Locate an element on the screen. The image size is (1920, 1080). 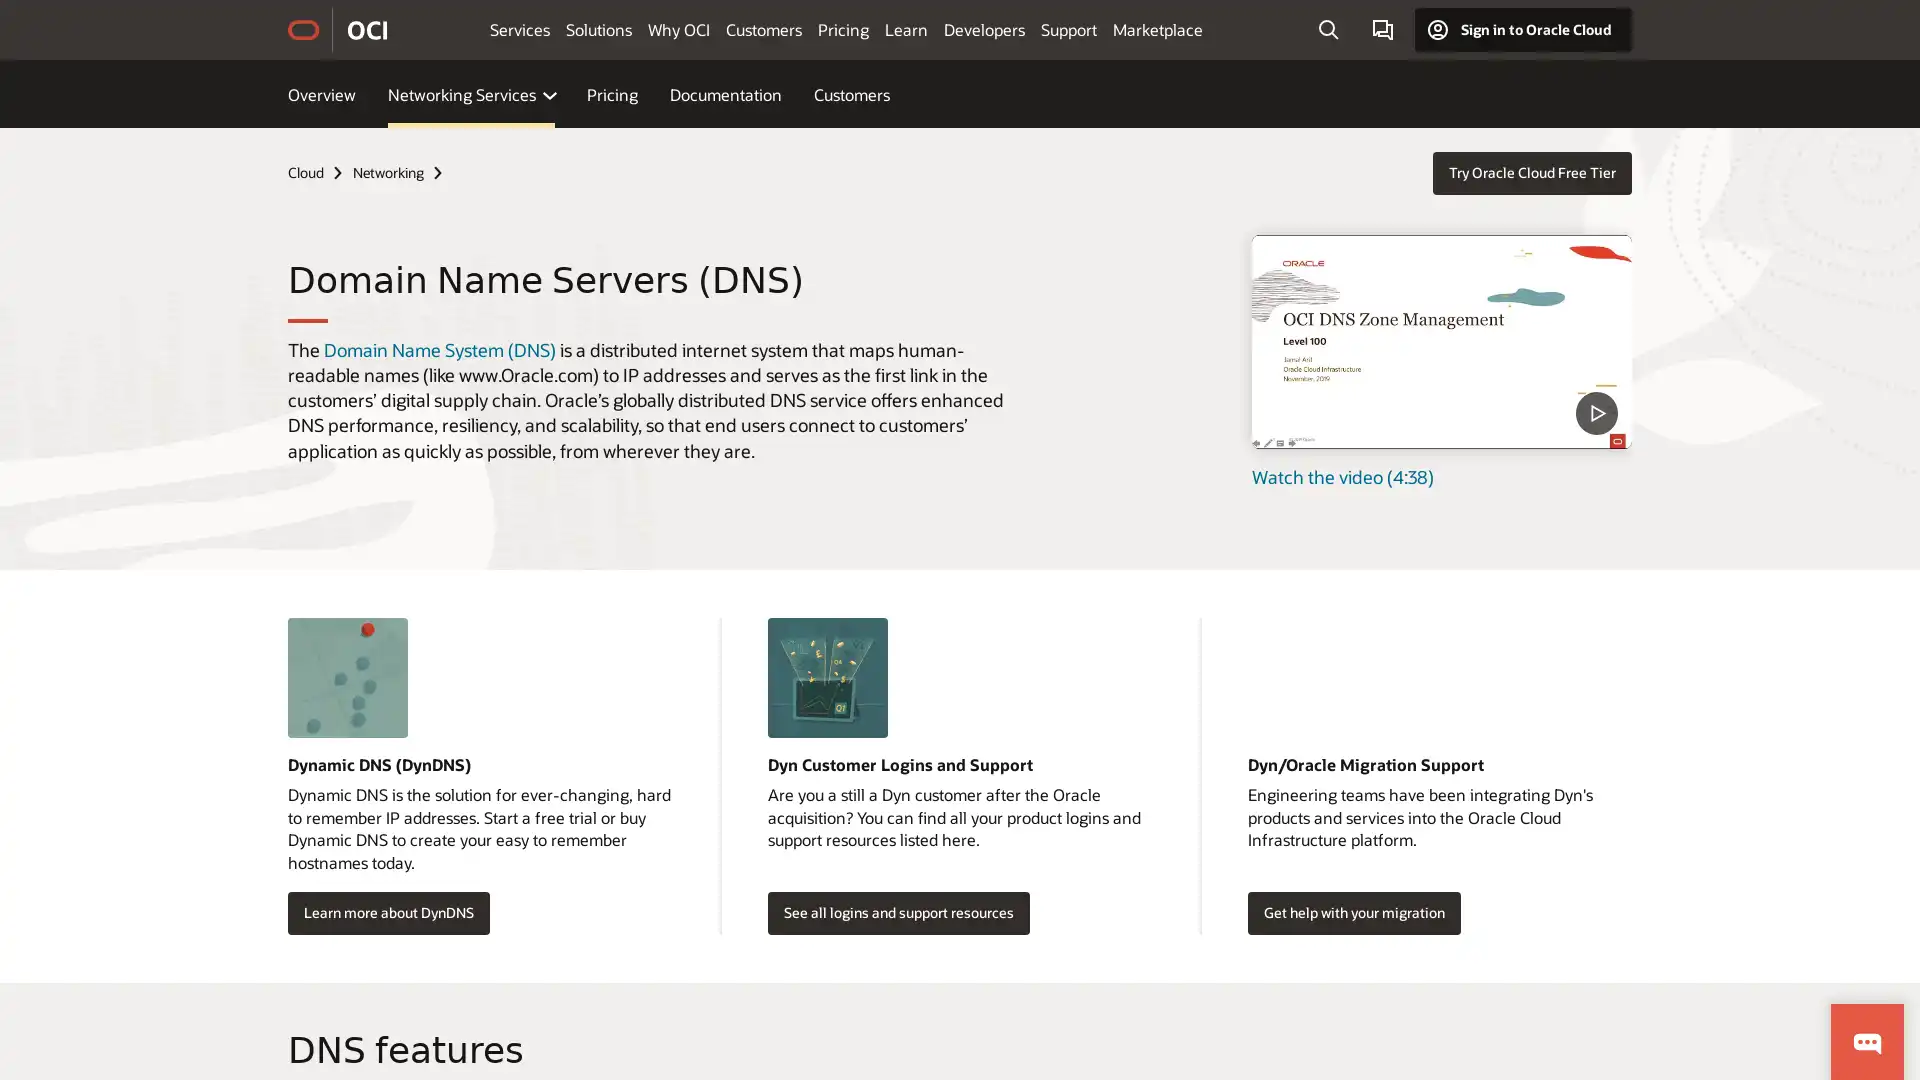
Marketplace is located at coordinates (1157, 29).